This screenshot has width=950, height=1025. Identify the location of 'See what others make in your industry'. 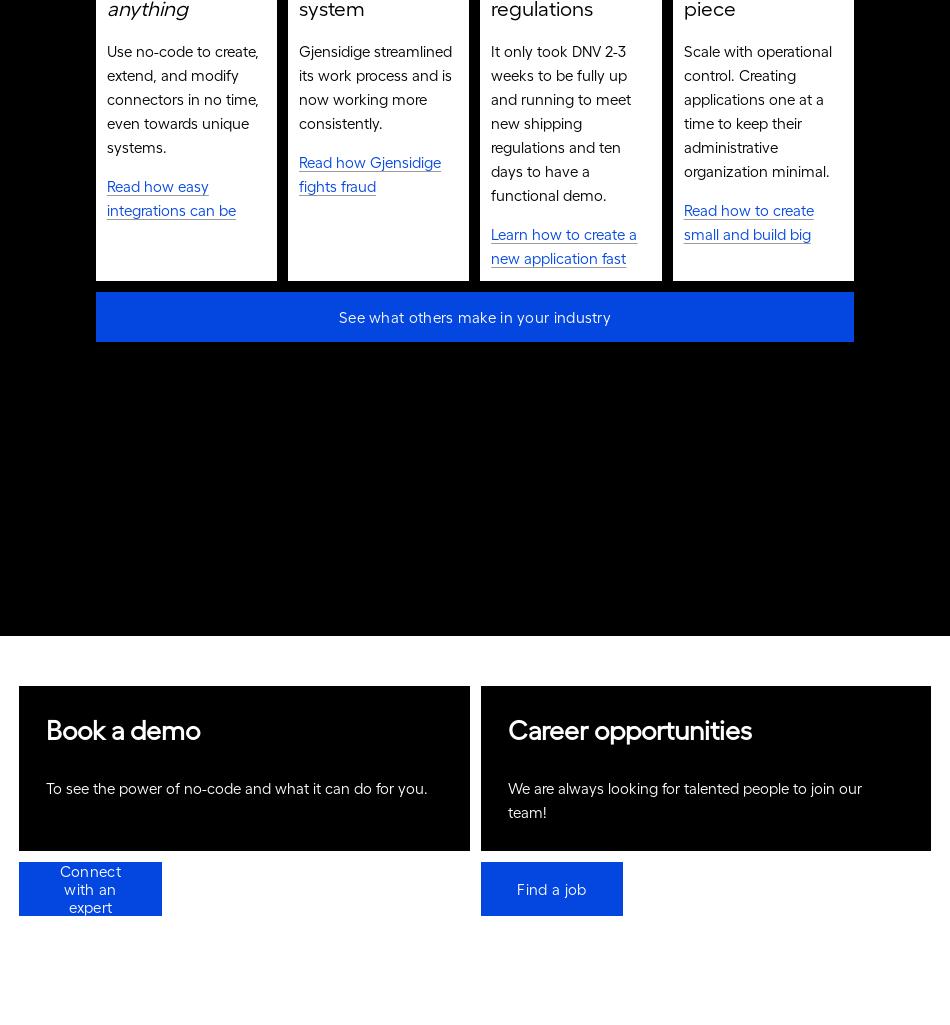
(337, 324).